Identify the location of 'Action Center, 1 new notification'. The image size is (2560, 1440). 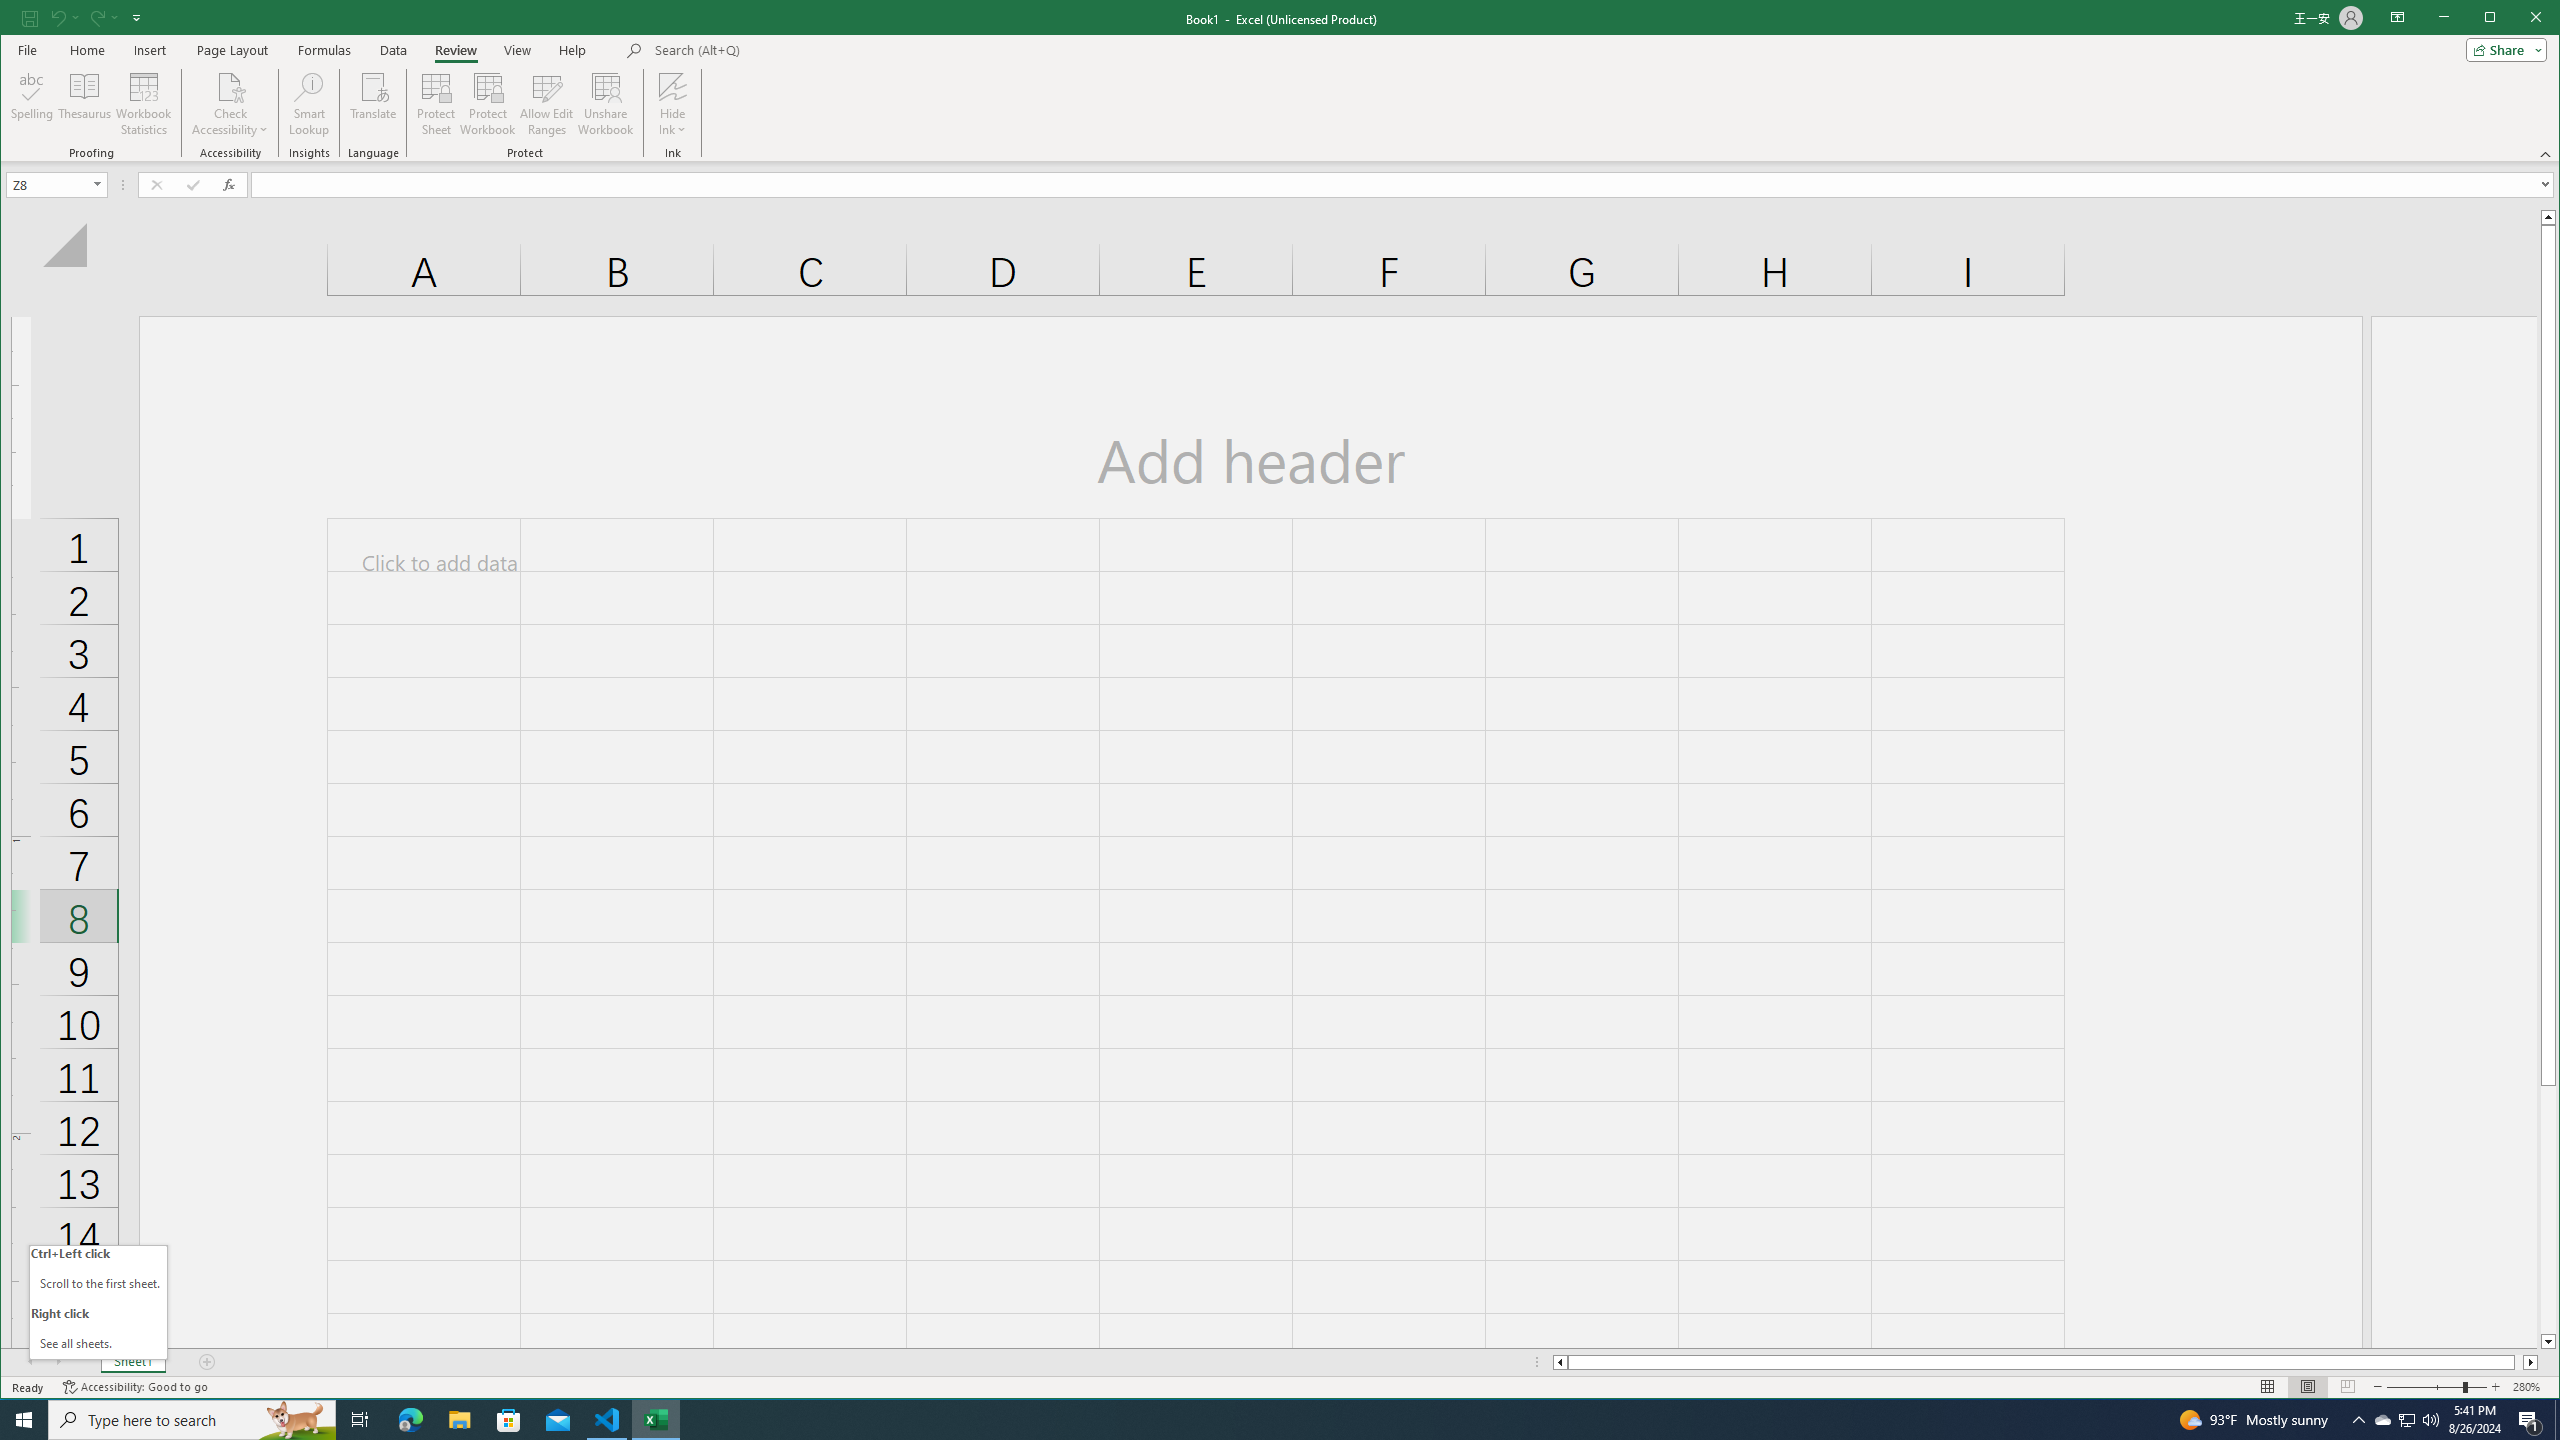
(2556, 1418).